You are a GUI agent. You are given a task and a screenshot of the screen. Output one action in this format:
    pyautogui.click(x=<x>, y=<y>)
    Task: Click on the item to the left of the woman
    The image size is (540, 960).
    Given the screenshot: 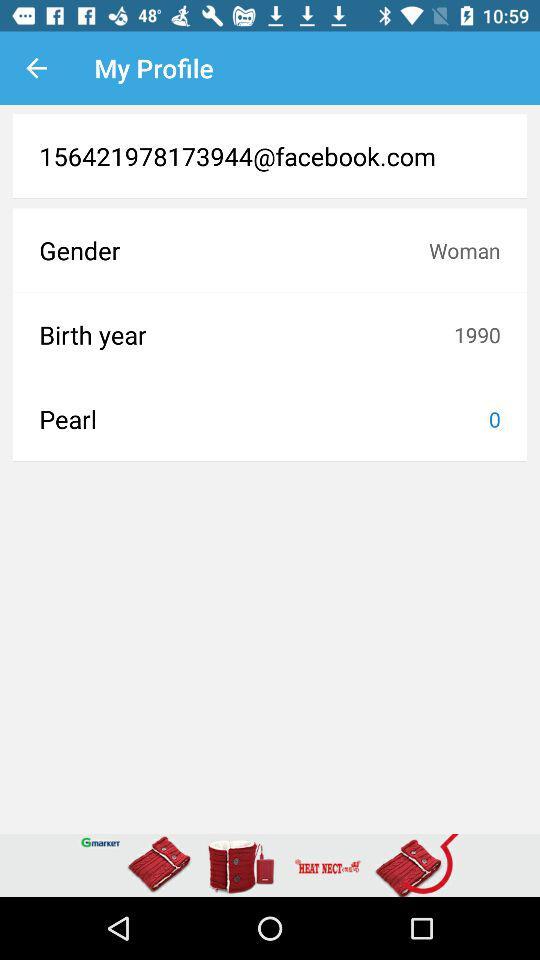 What is the action you would take?
    pyautogui.click(x=233, y=249)
    